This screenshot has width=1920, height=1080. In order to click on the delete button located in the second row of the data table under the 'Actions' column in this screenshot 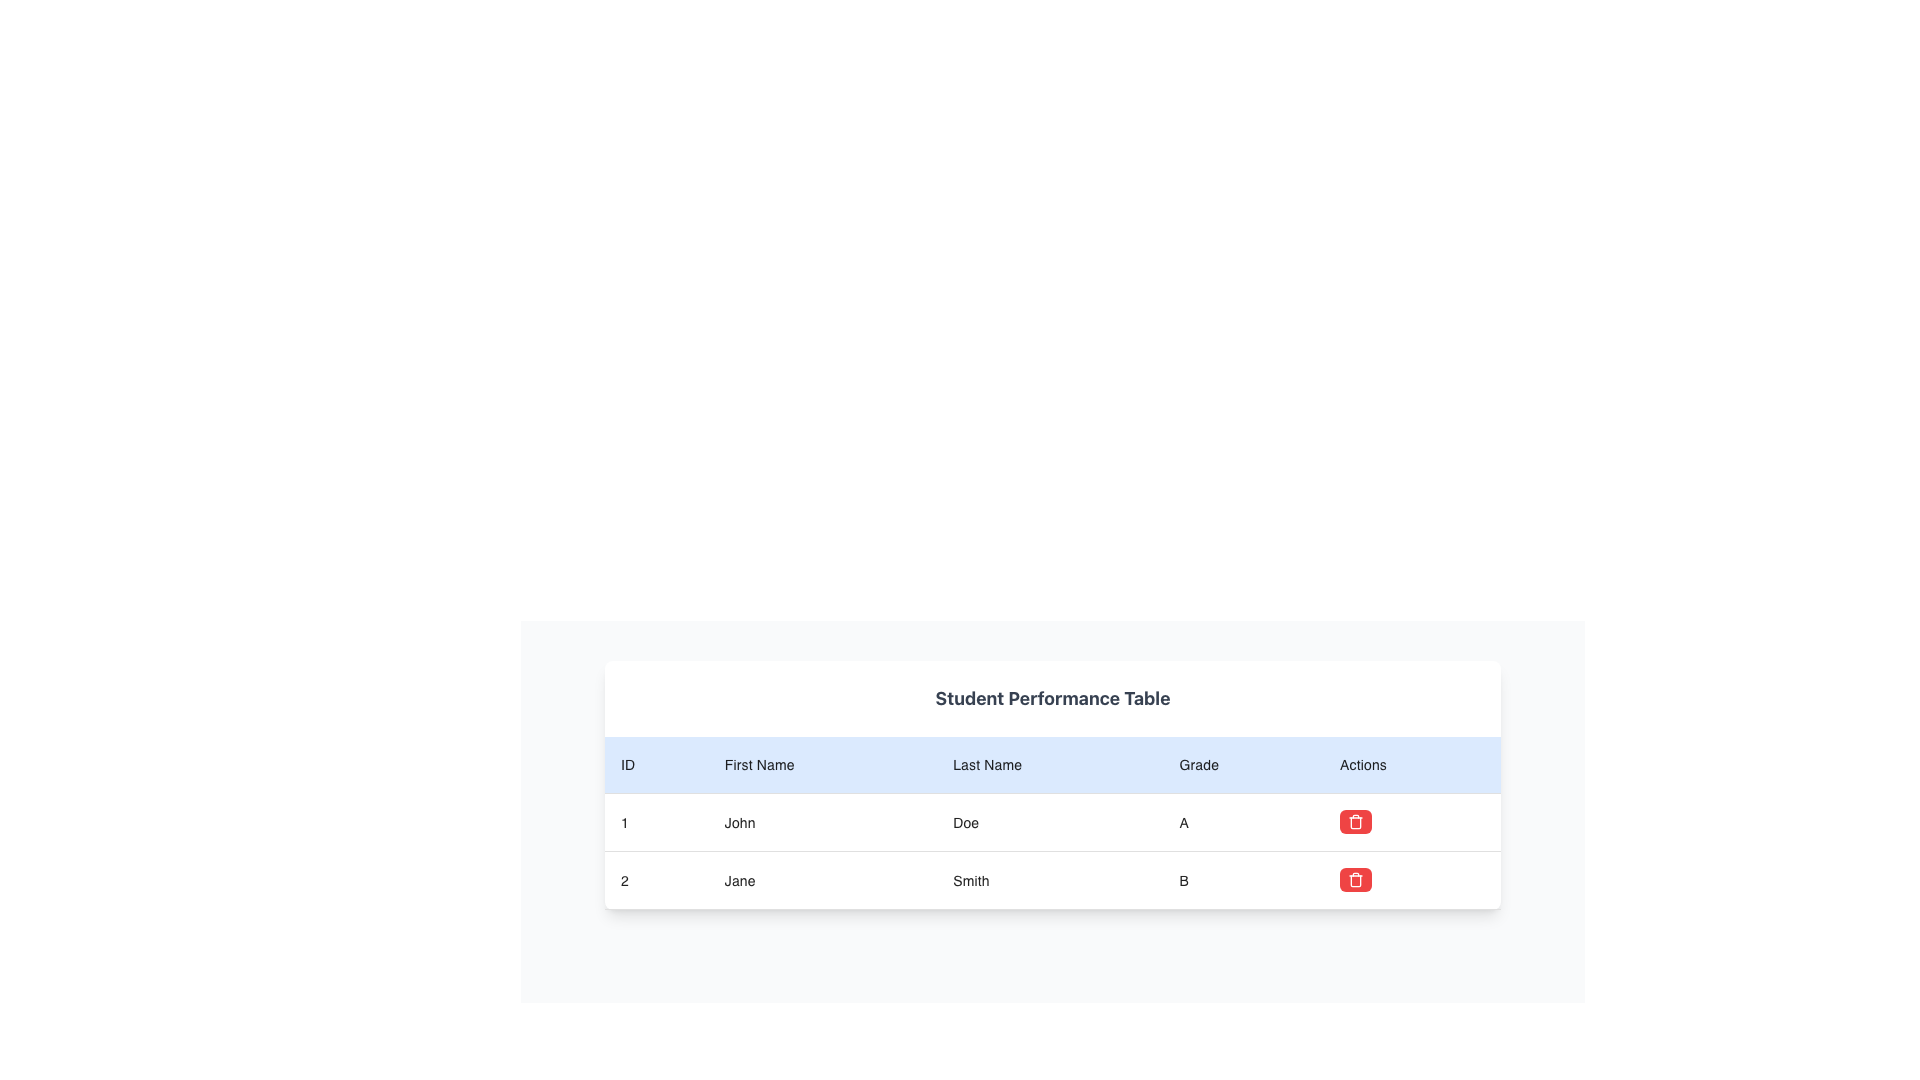, I will do `click(1356, 821)`.